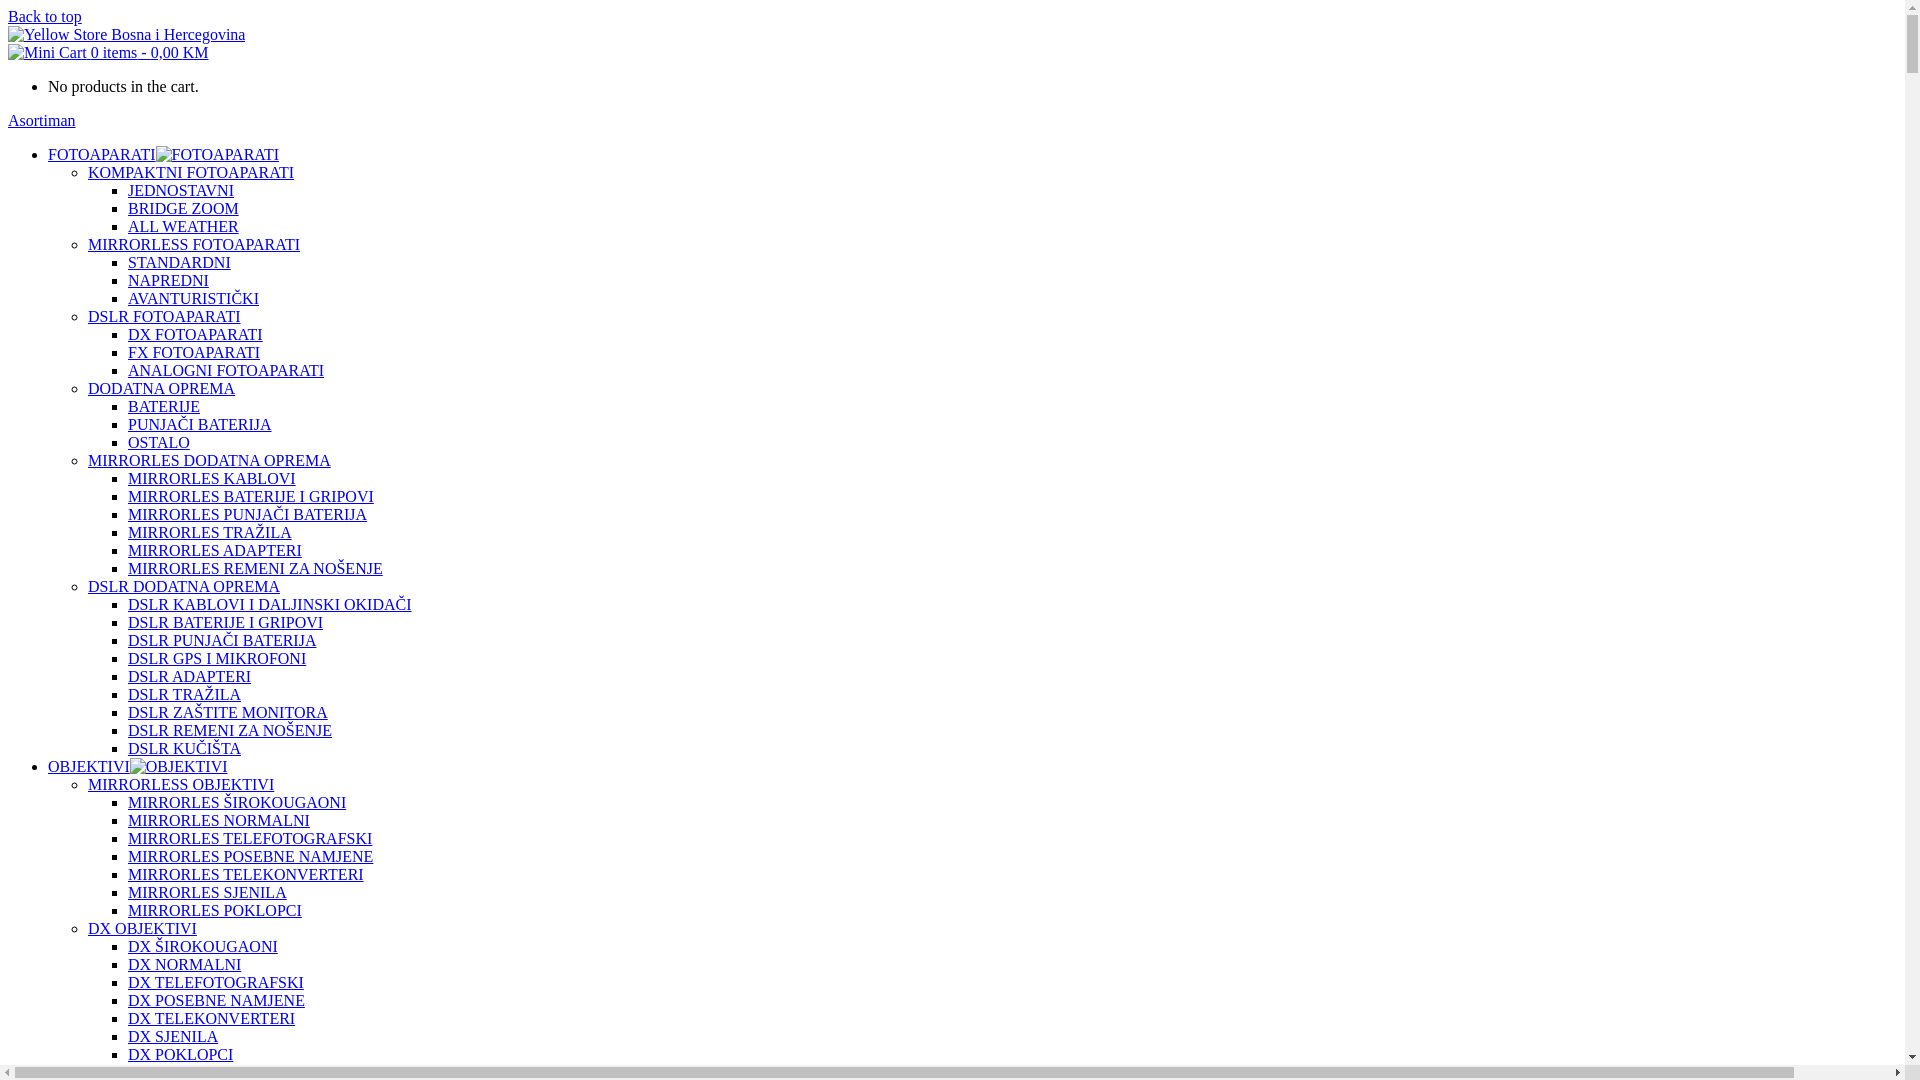 This screenshot has height=1080, width=1920. I want to click on 'DSLR FOTOAPARATI', so click(86, 315).